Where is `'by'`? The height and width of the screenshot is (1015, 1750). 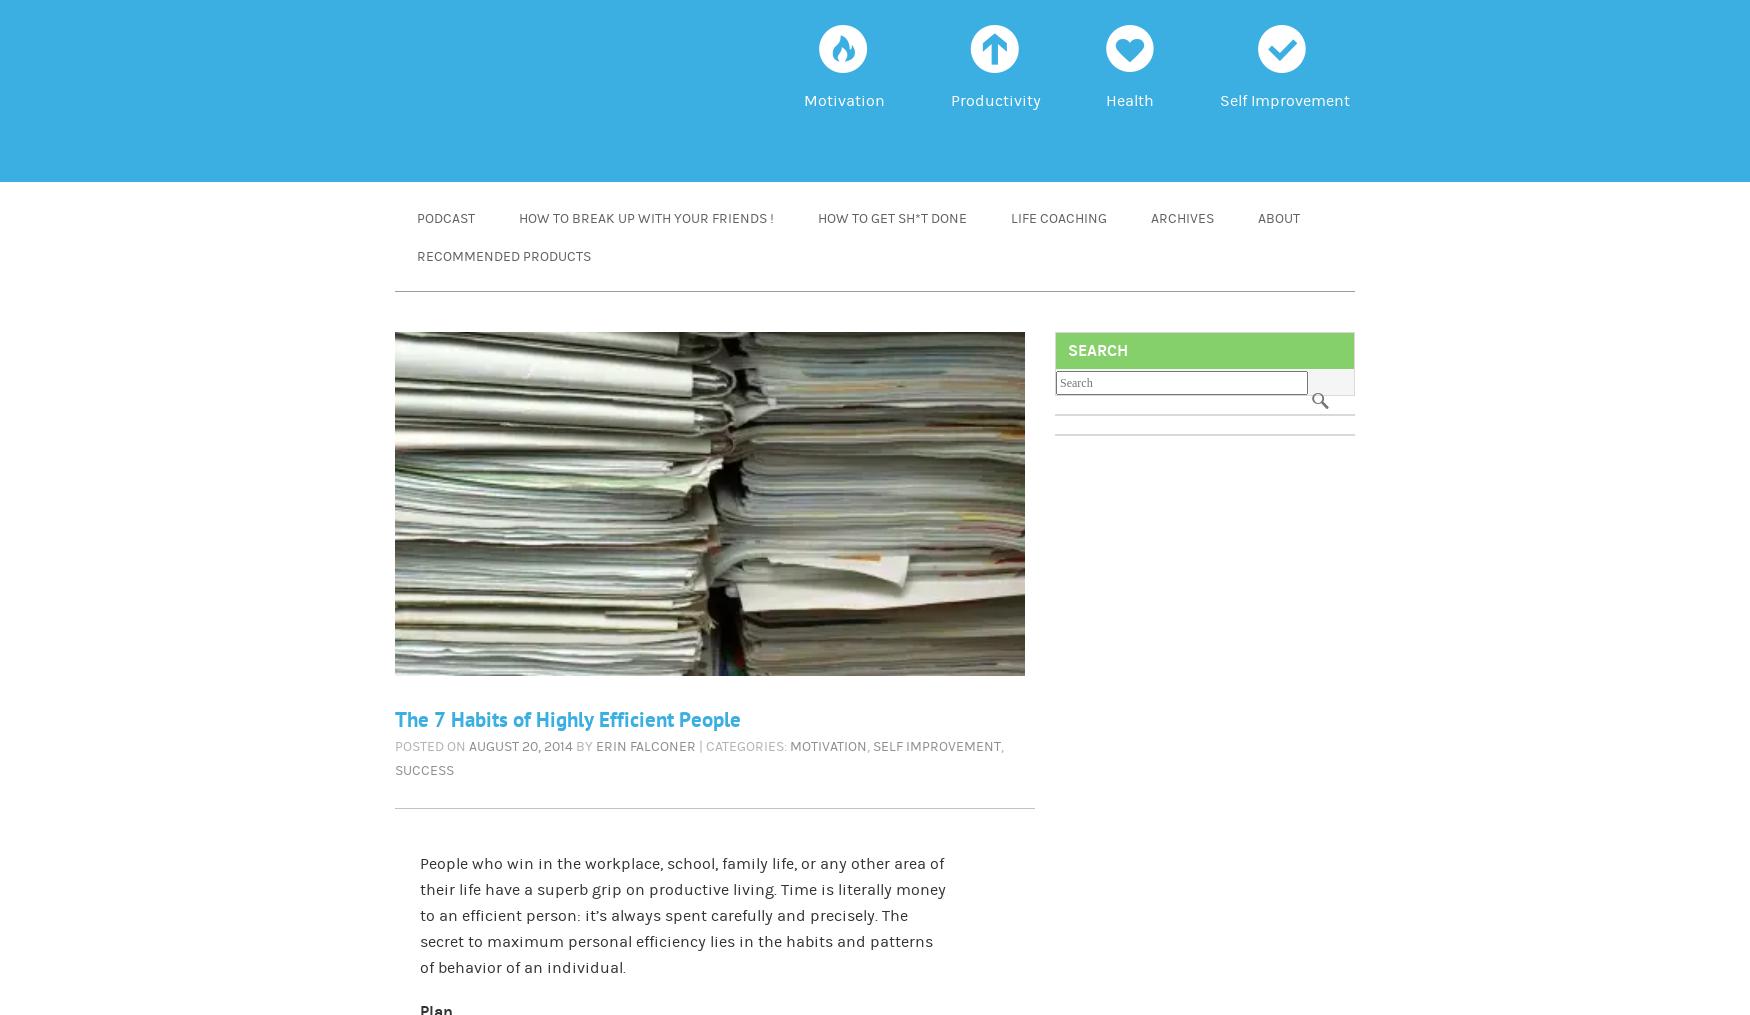
'by' is located at coordinates (575, 745).